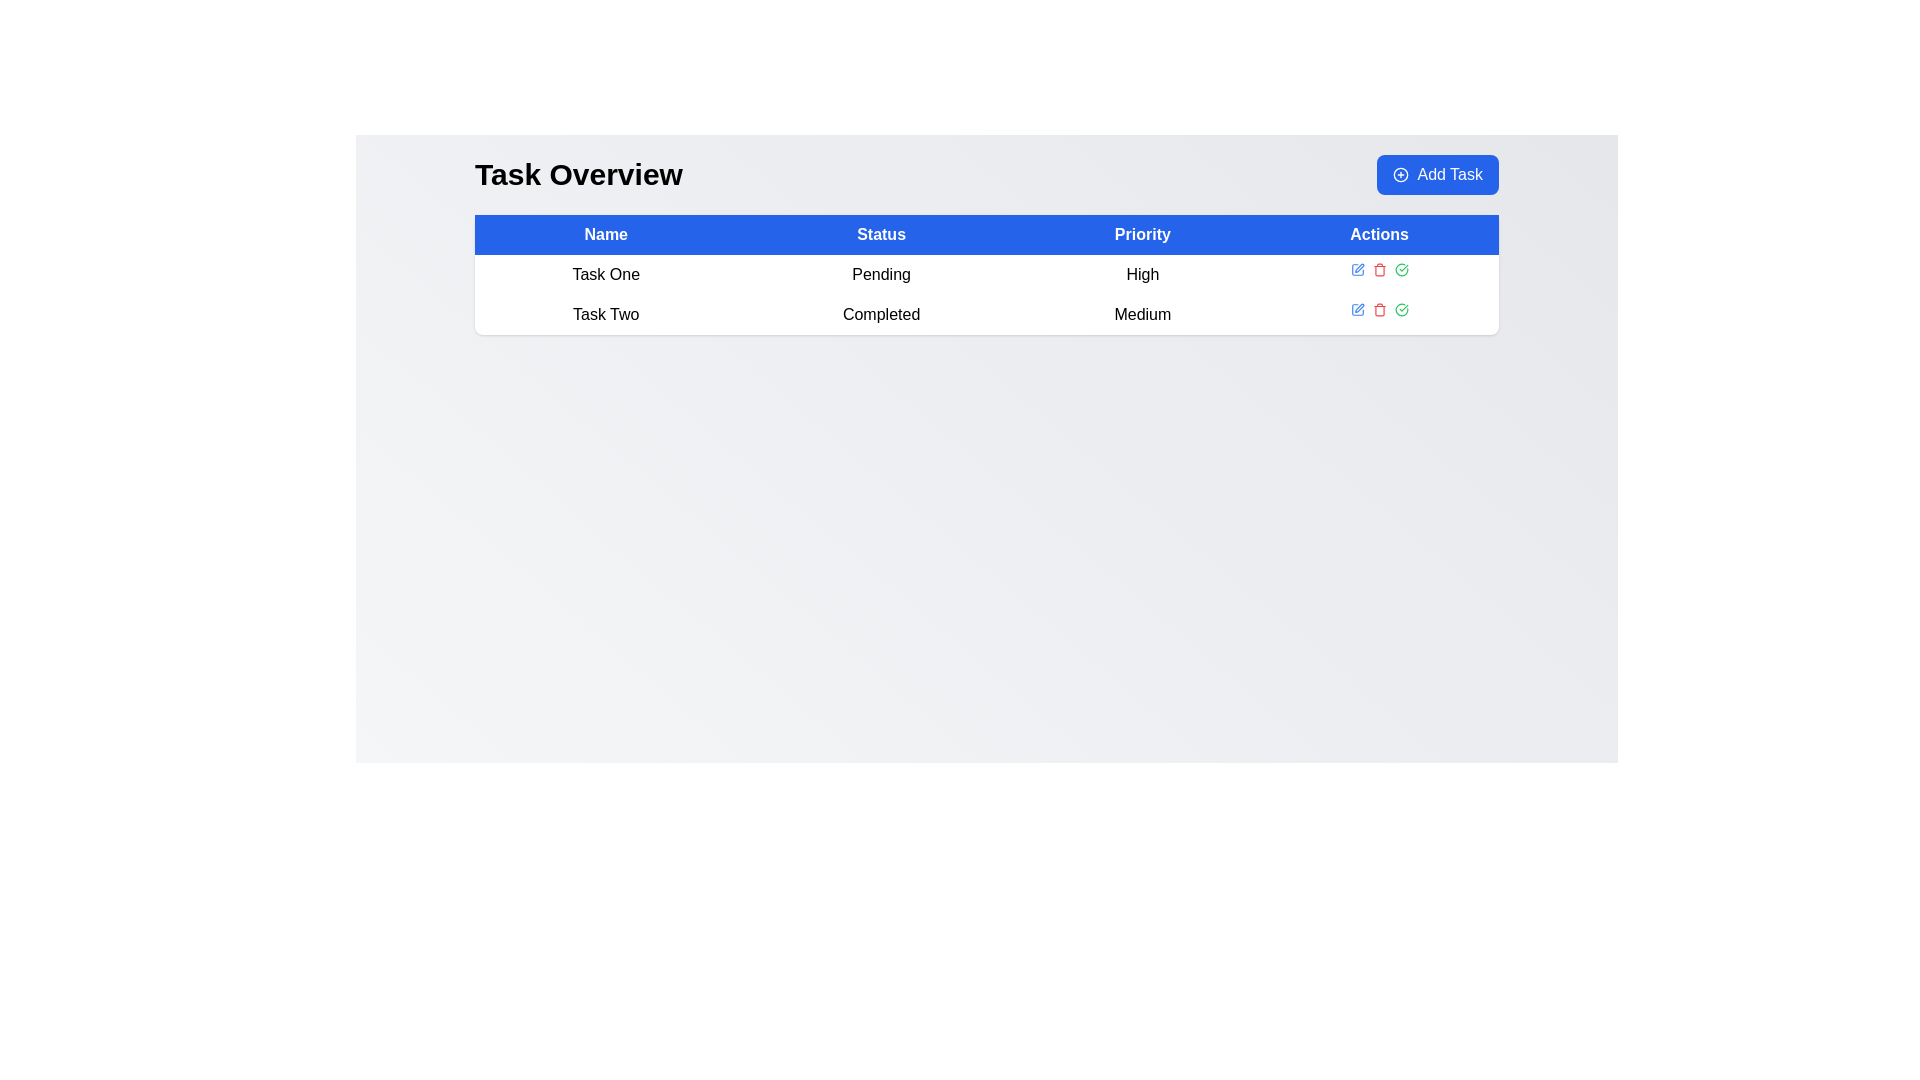 The height and width of the screenshot is (1080, 1920). What do you see at coordinates (1142, 315) in the screenshot?
I see `the static text label displaying 'Medium', which indicates a priority level and is located under the 'Priority' column in the second row of a table` at bounding box center [1142, 315].